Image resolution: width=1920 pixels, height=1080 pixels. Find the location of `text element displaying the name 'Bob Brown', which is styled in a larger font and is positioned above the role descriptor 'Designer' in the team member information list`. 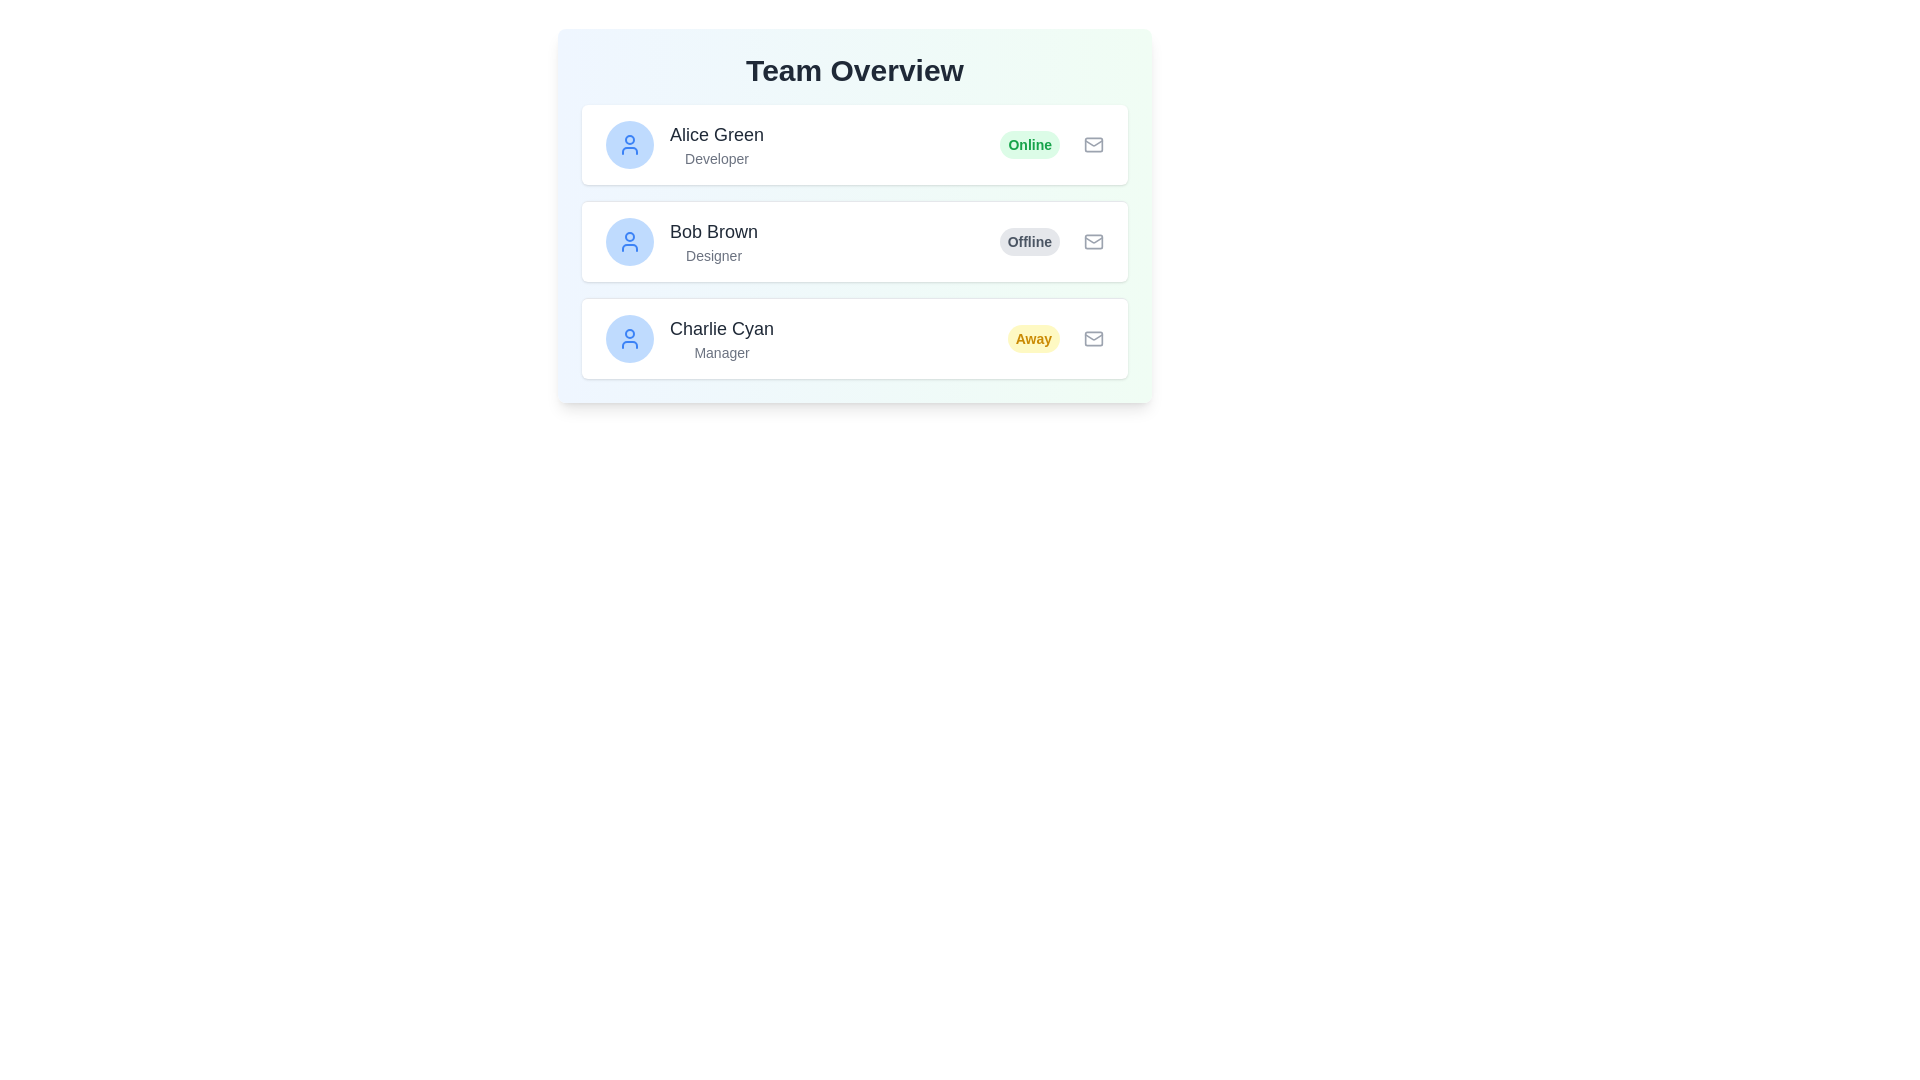

text element displaying the name 'Bob Brown', which is styled in a larger font and is positioned above the role descriptor 'Designer' in the team member information list is located at coordinates (714, 230).